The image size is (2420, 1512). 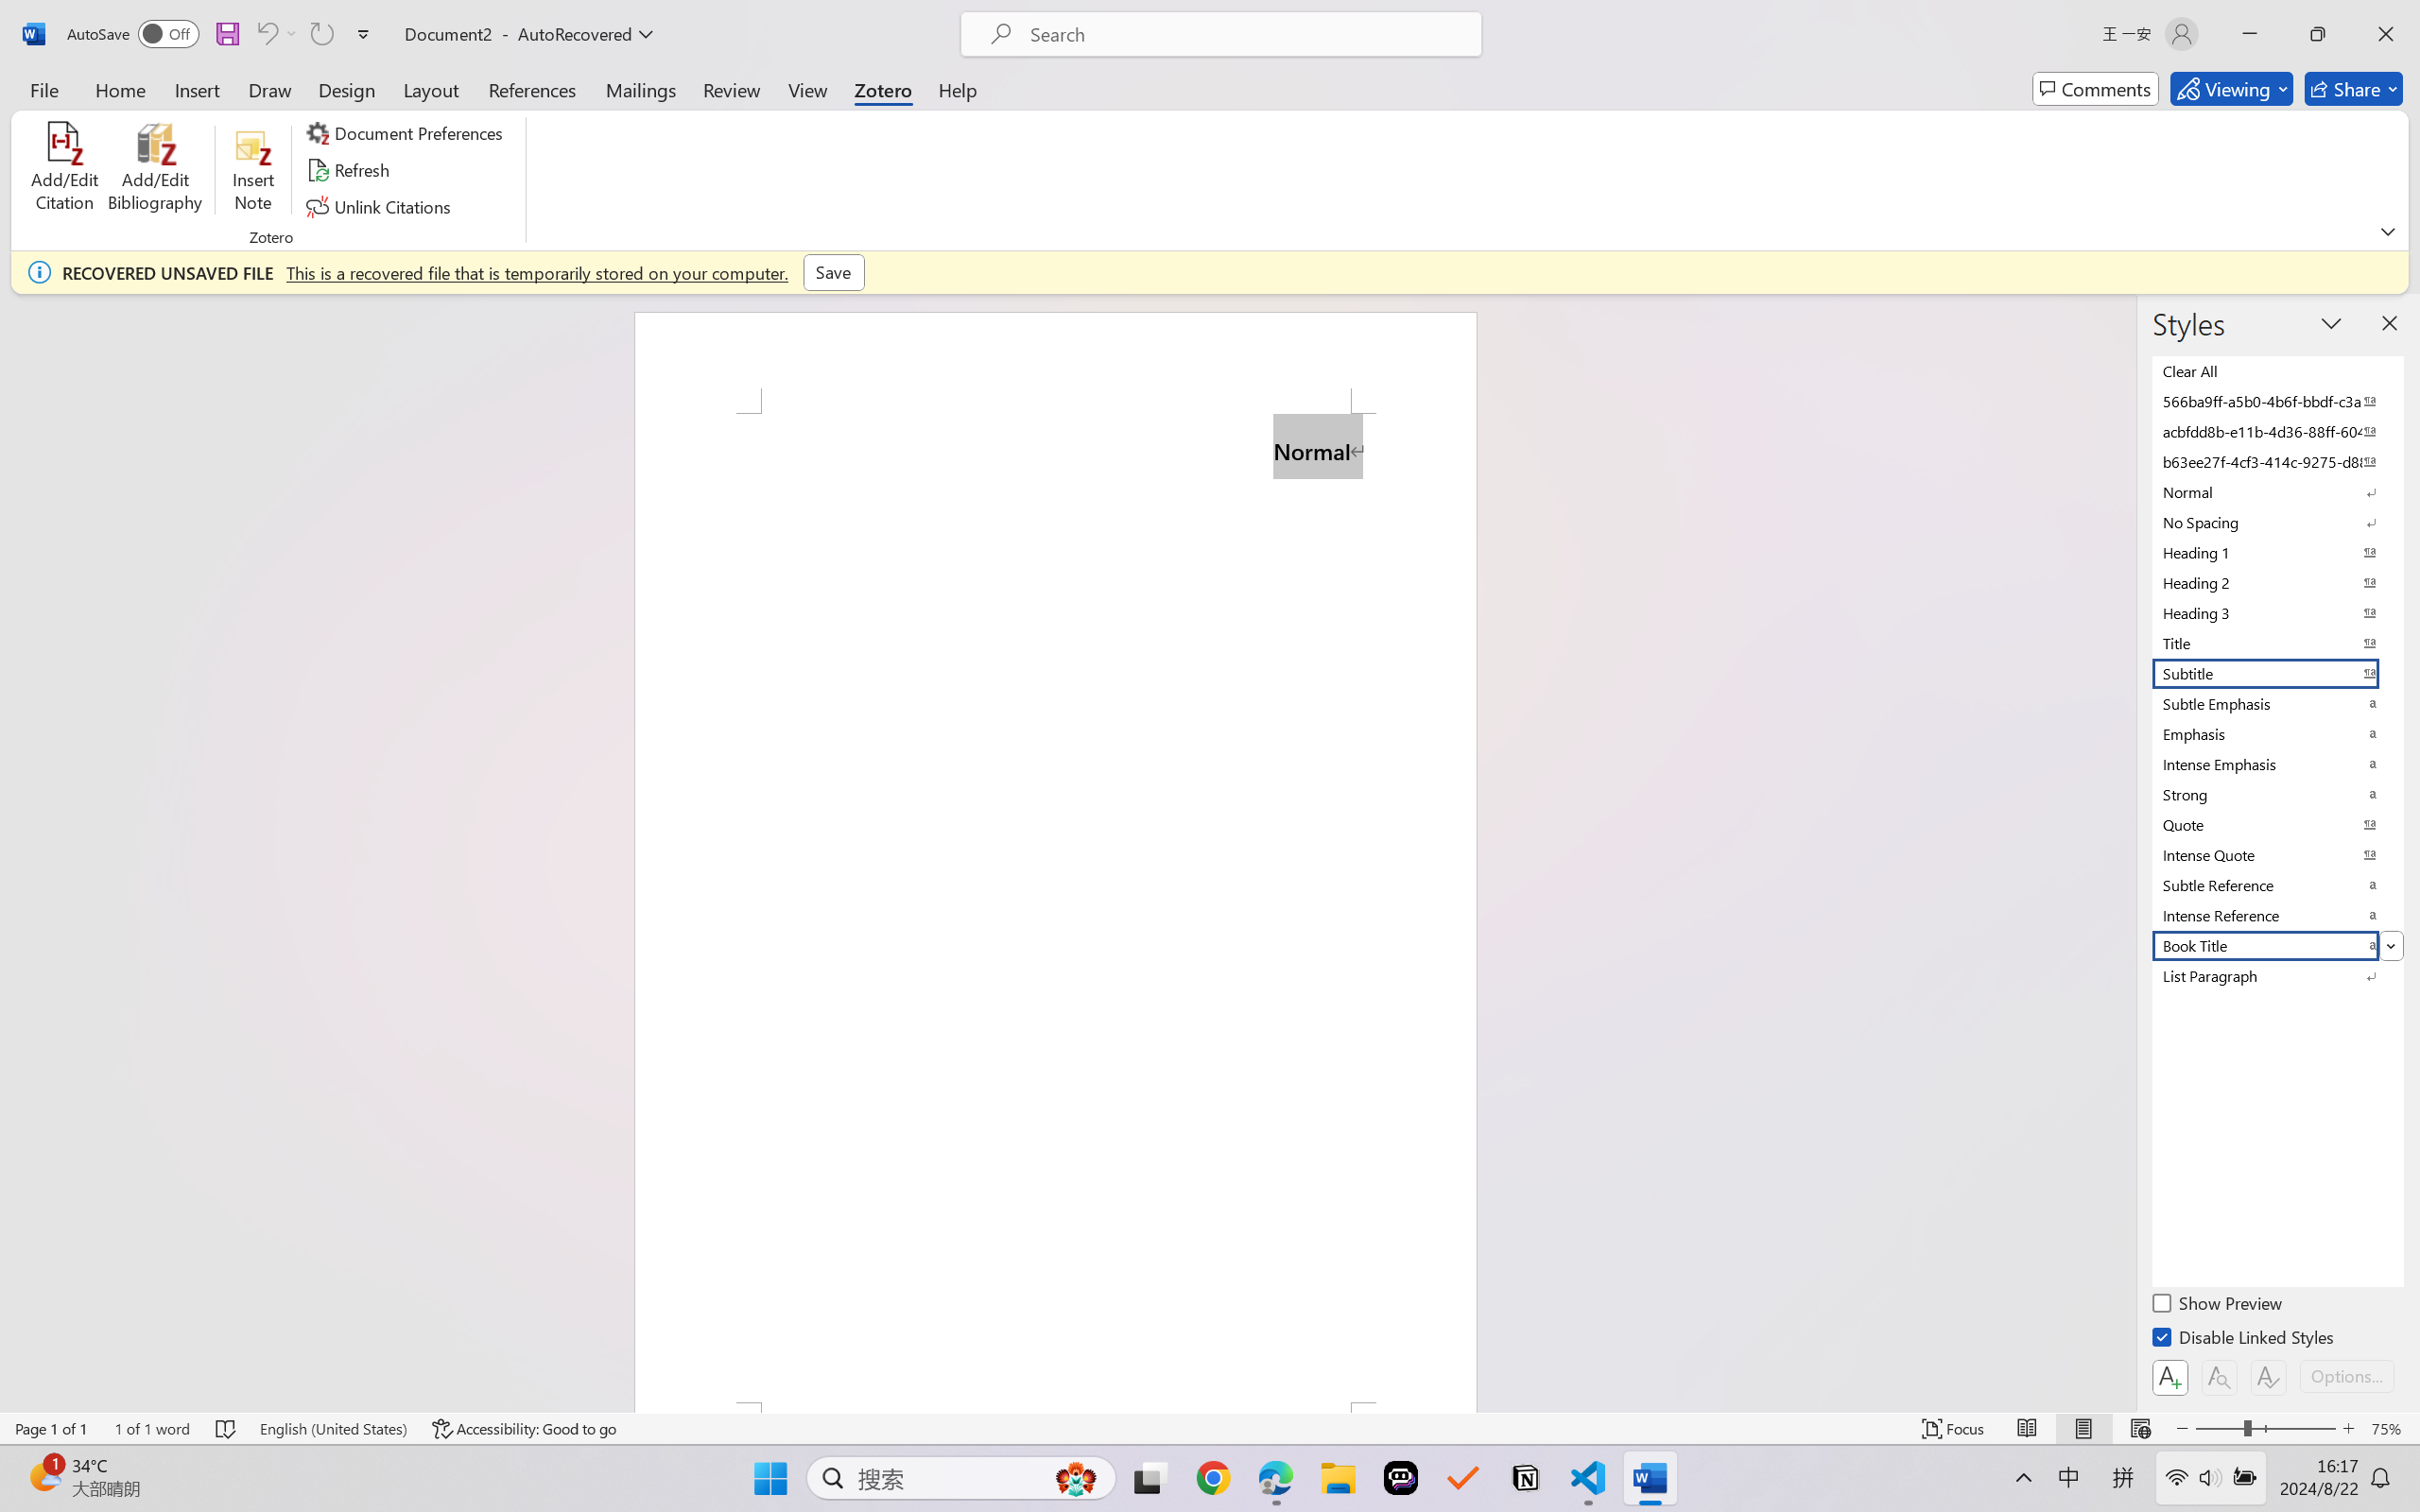 What do you see at coordinates (406, 131) in the screenshot?
I see `'Document Preferences'` at bounding box center [406, 131].